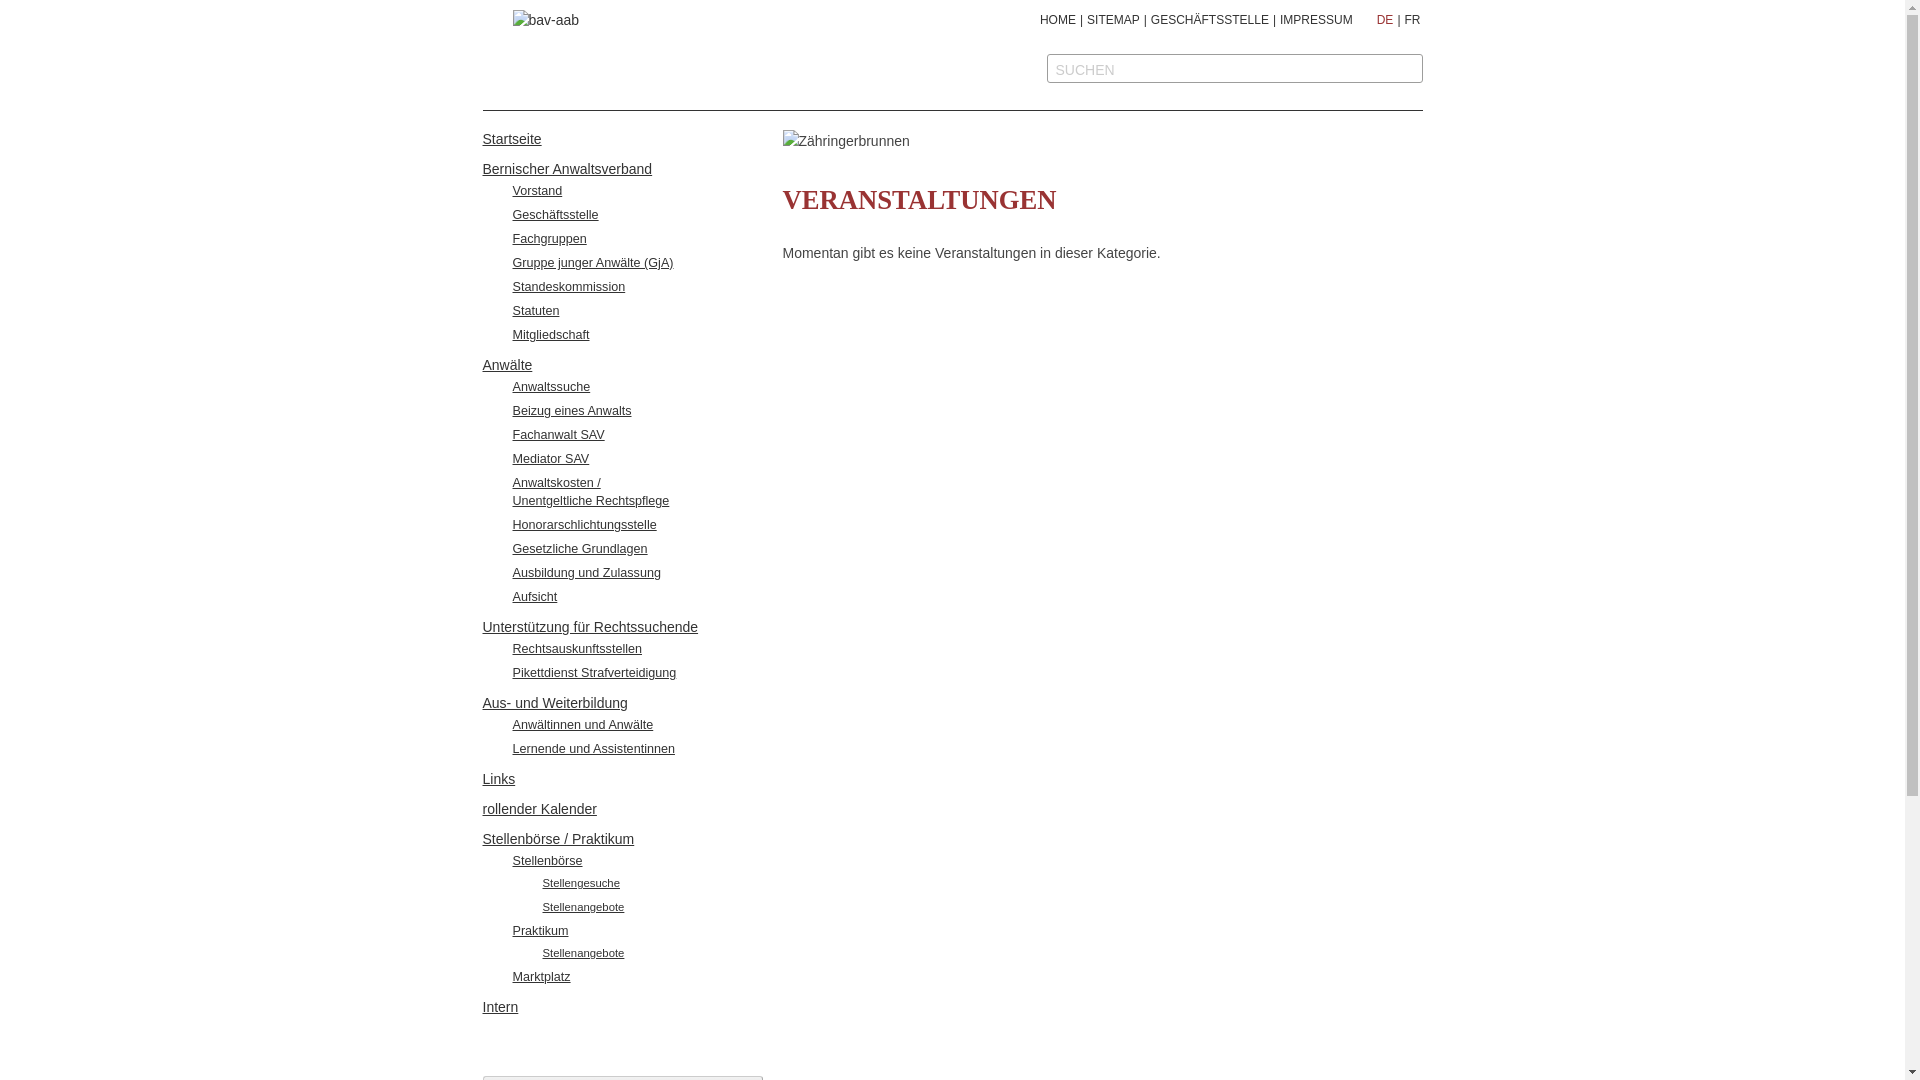  I want to click on 'Stellengesuche', so click(579, 882).